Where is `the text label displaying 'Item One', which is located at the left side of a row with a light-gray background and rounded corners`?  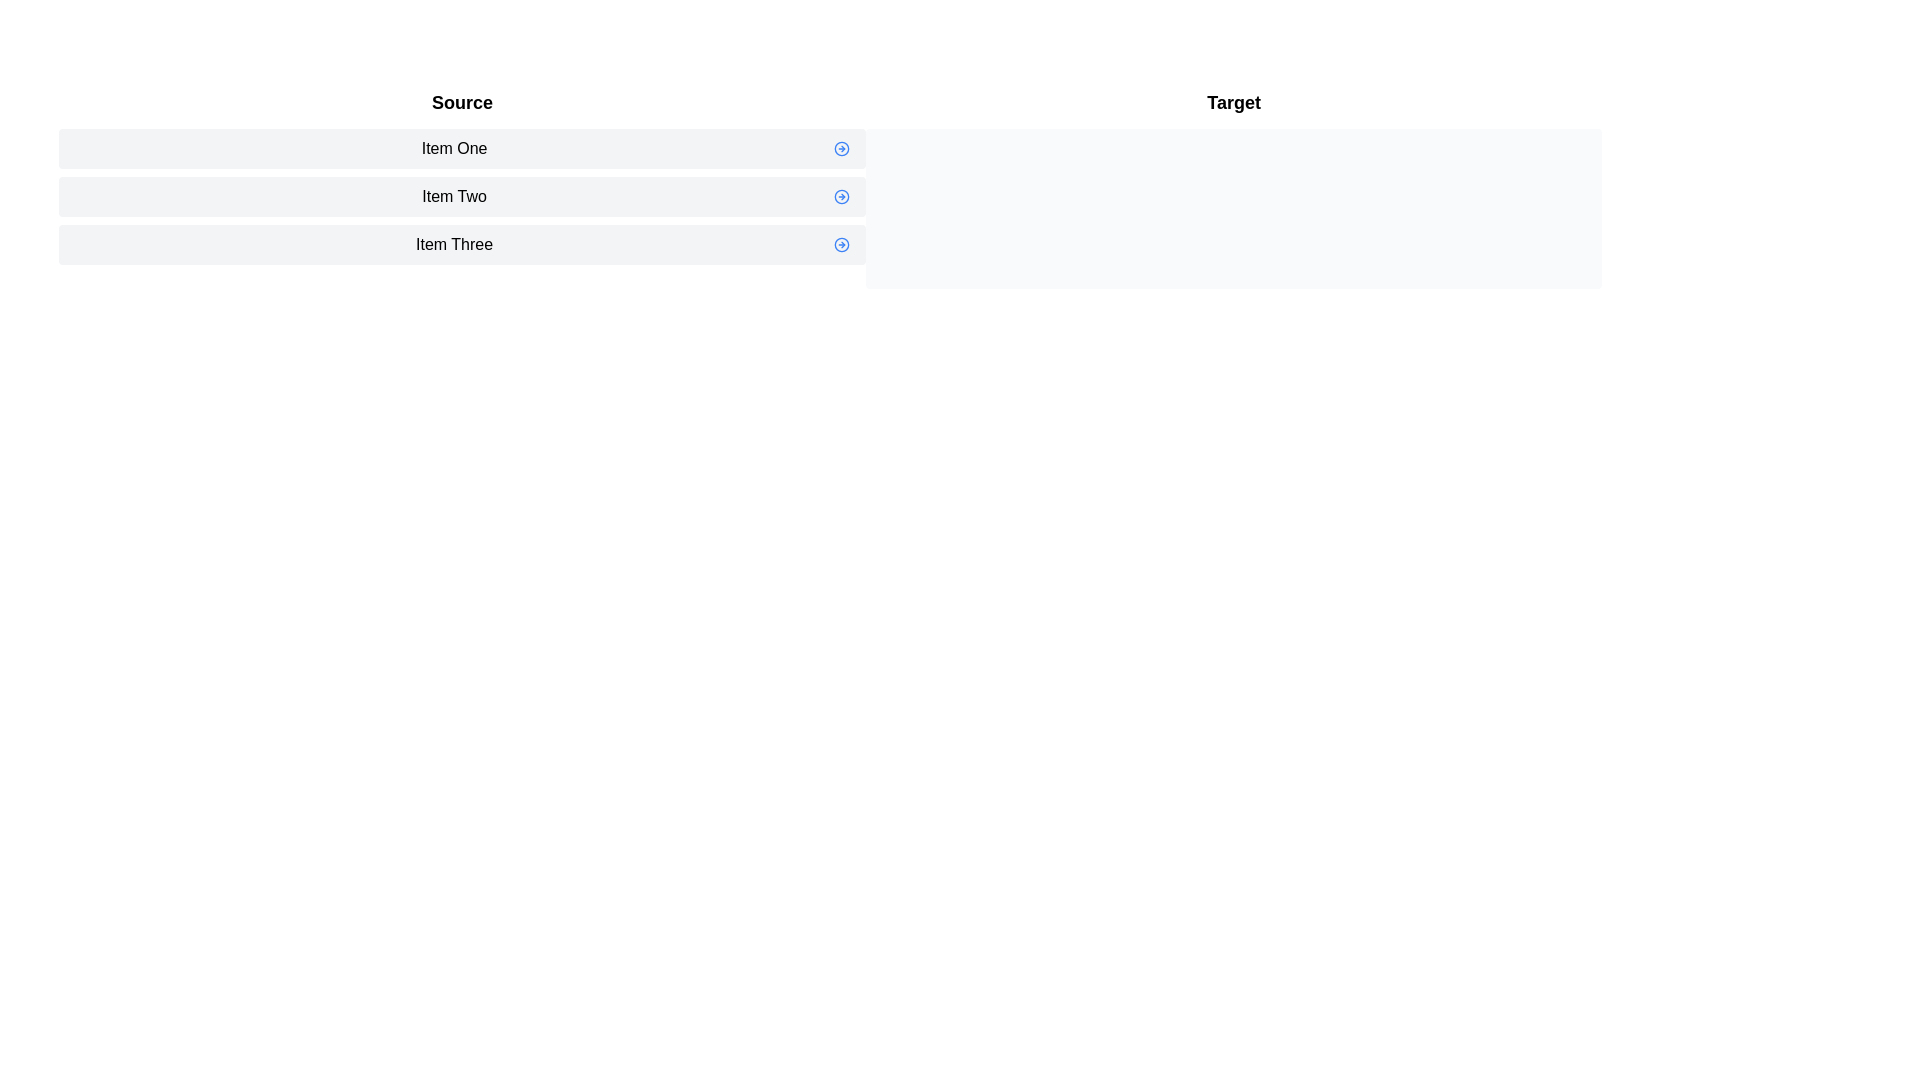 the text label displaying 'Item One', which is located at the left side of a row with a light-gray background and rounded corners is located at coordinates (453, 148).